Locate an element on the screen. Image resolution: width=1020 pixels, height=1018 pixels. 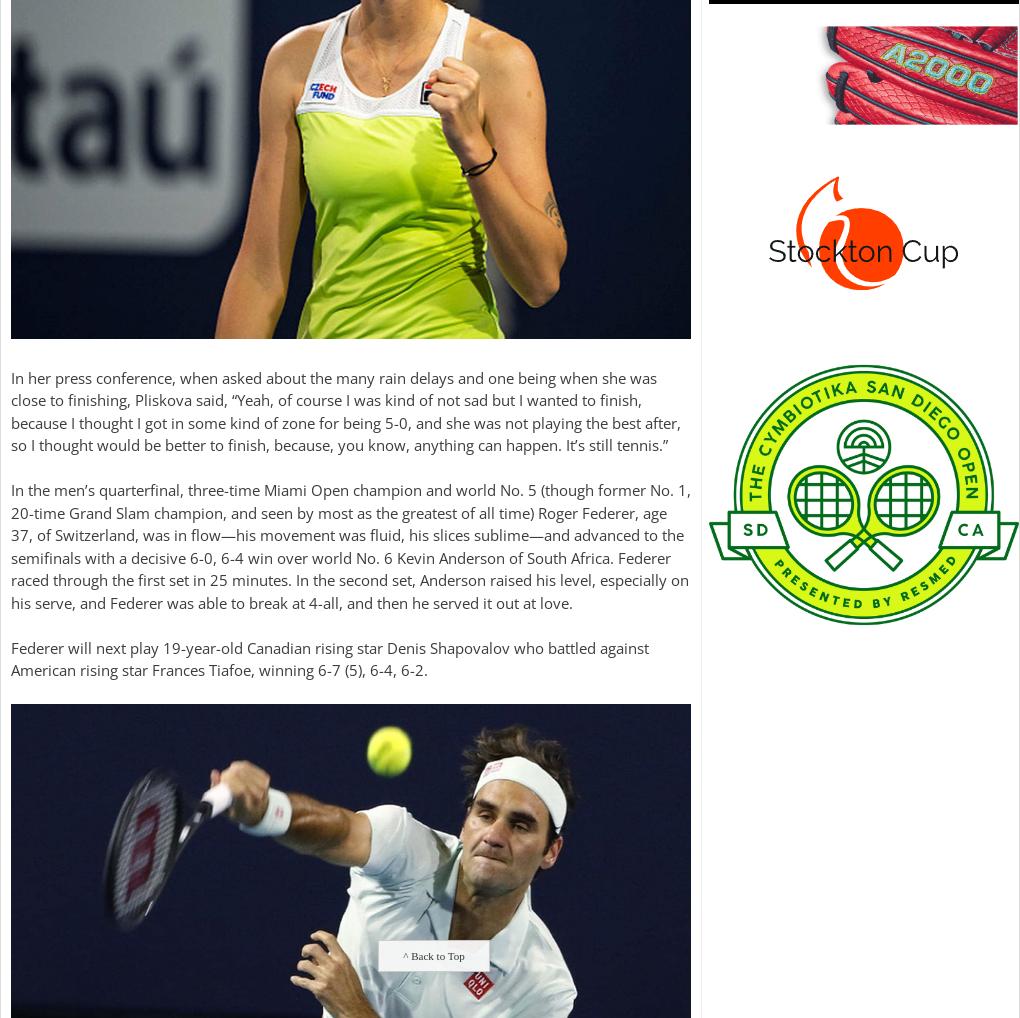
'37' is located at coordinates (10, 533).